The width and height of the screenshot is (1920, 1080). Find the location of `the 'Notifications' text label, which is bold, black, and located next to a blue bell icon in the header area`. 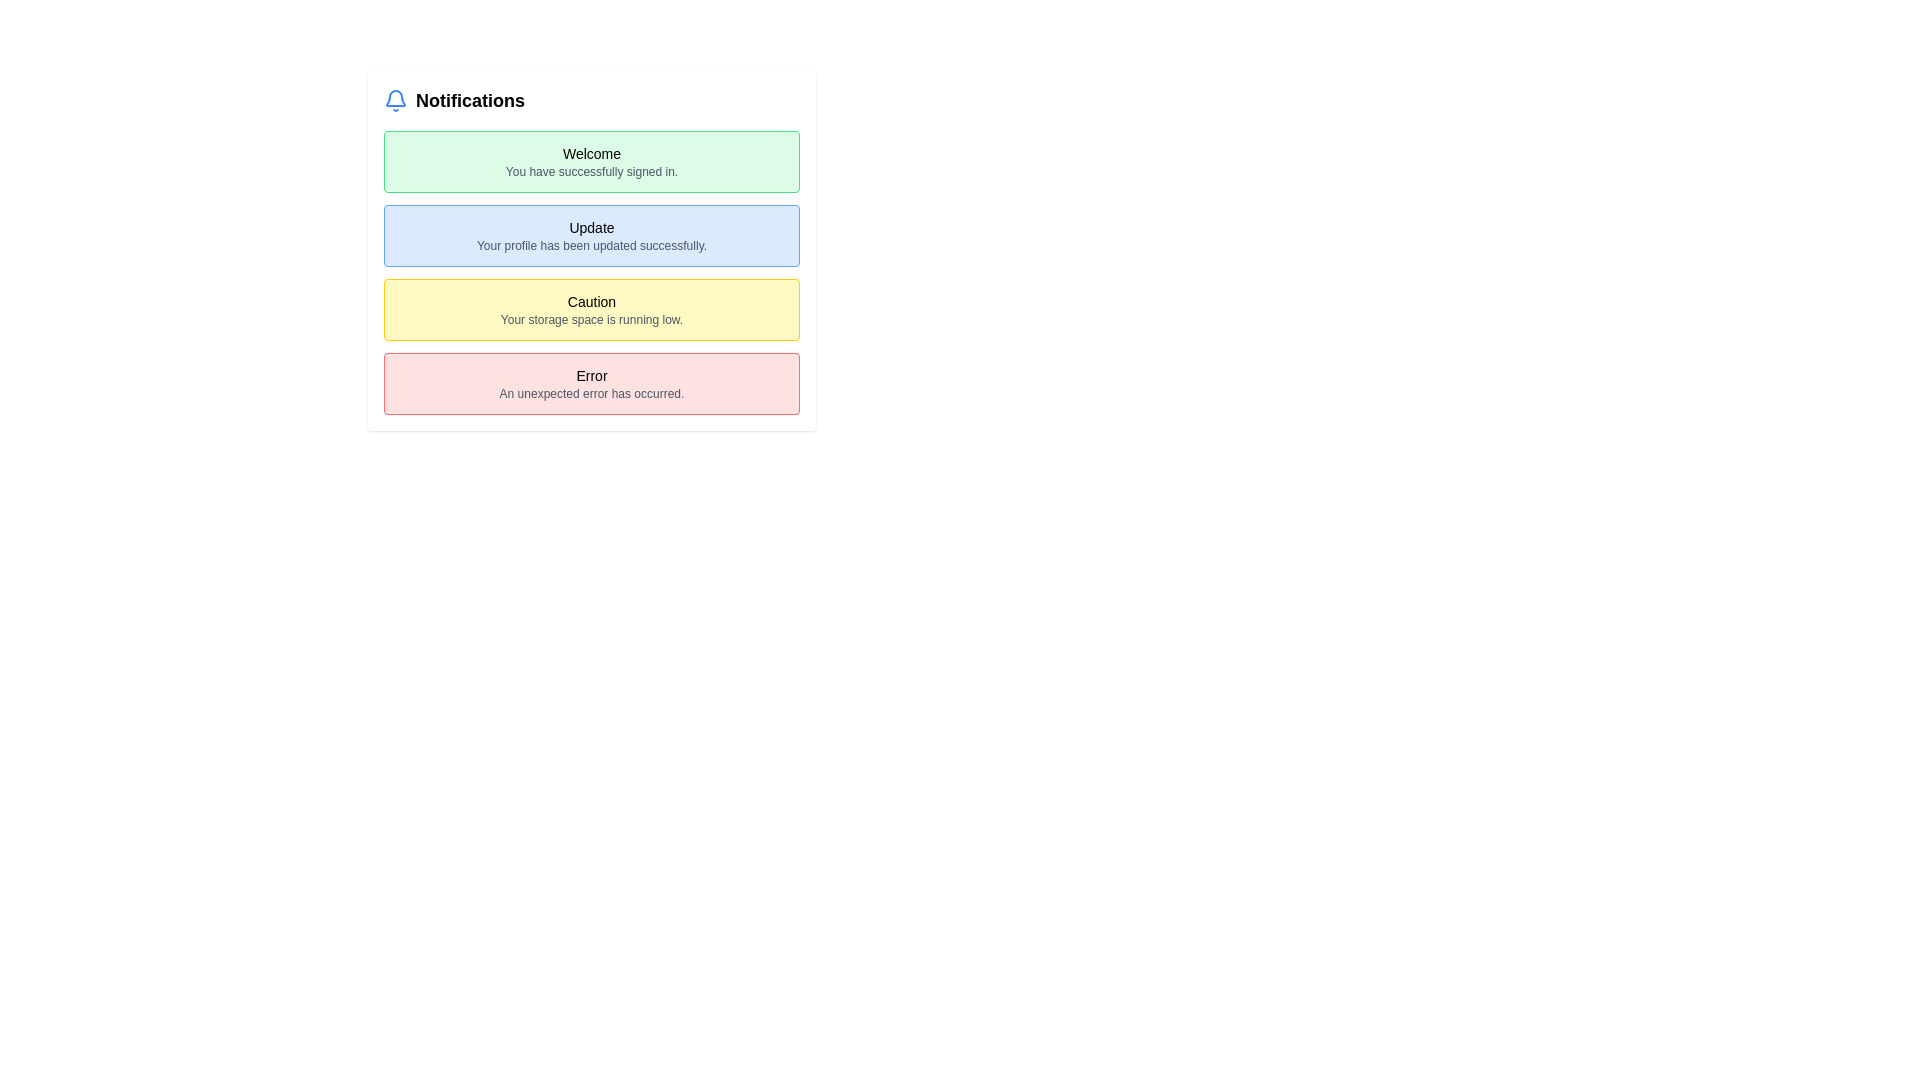

the 'Notifications' text label, which is bold, black, and located next to a blue bell icon in the header area is located at coordinates (469, 100).